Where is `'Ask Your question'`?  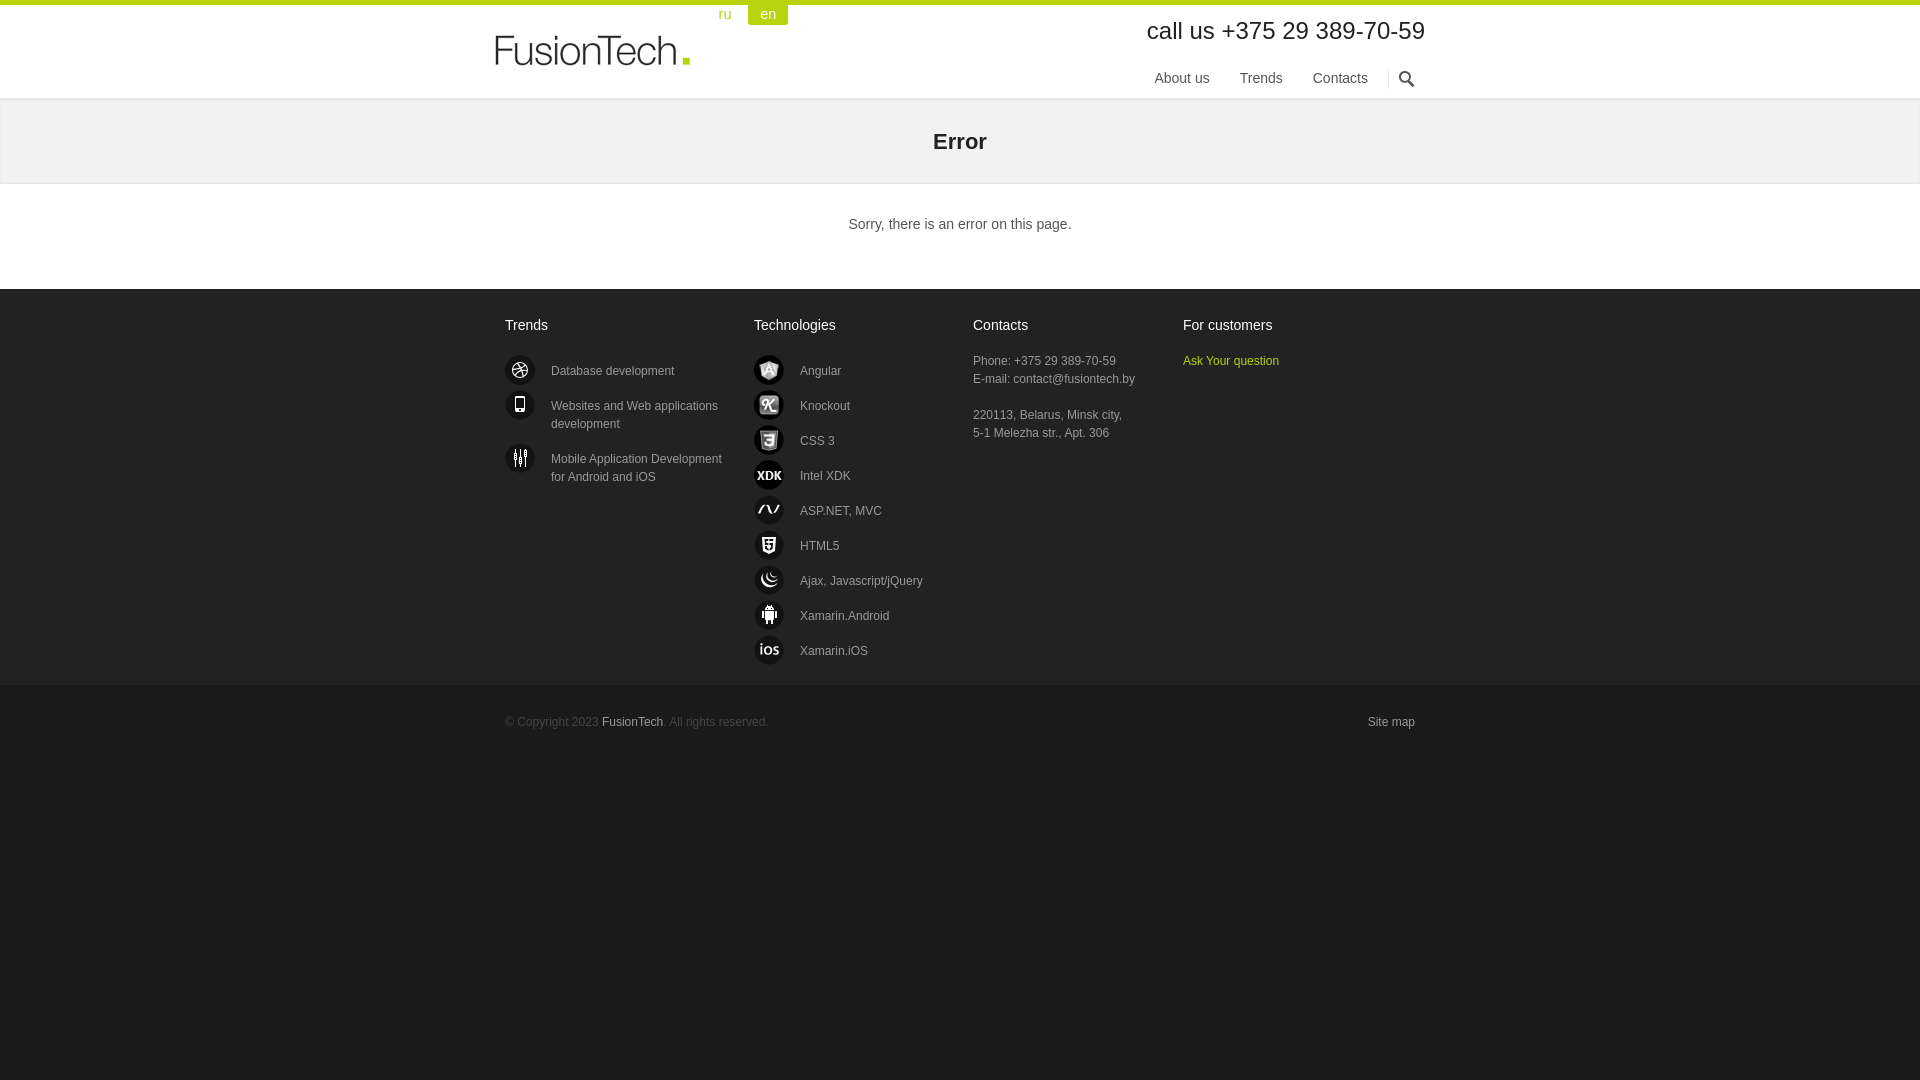
'Ask Your question' is located at coordinates (1229, 361).